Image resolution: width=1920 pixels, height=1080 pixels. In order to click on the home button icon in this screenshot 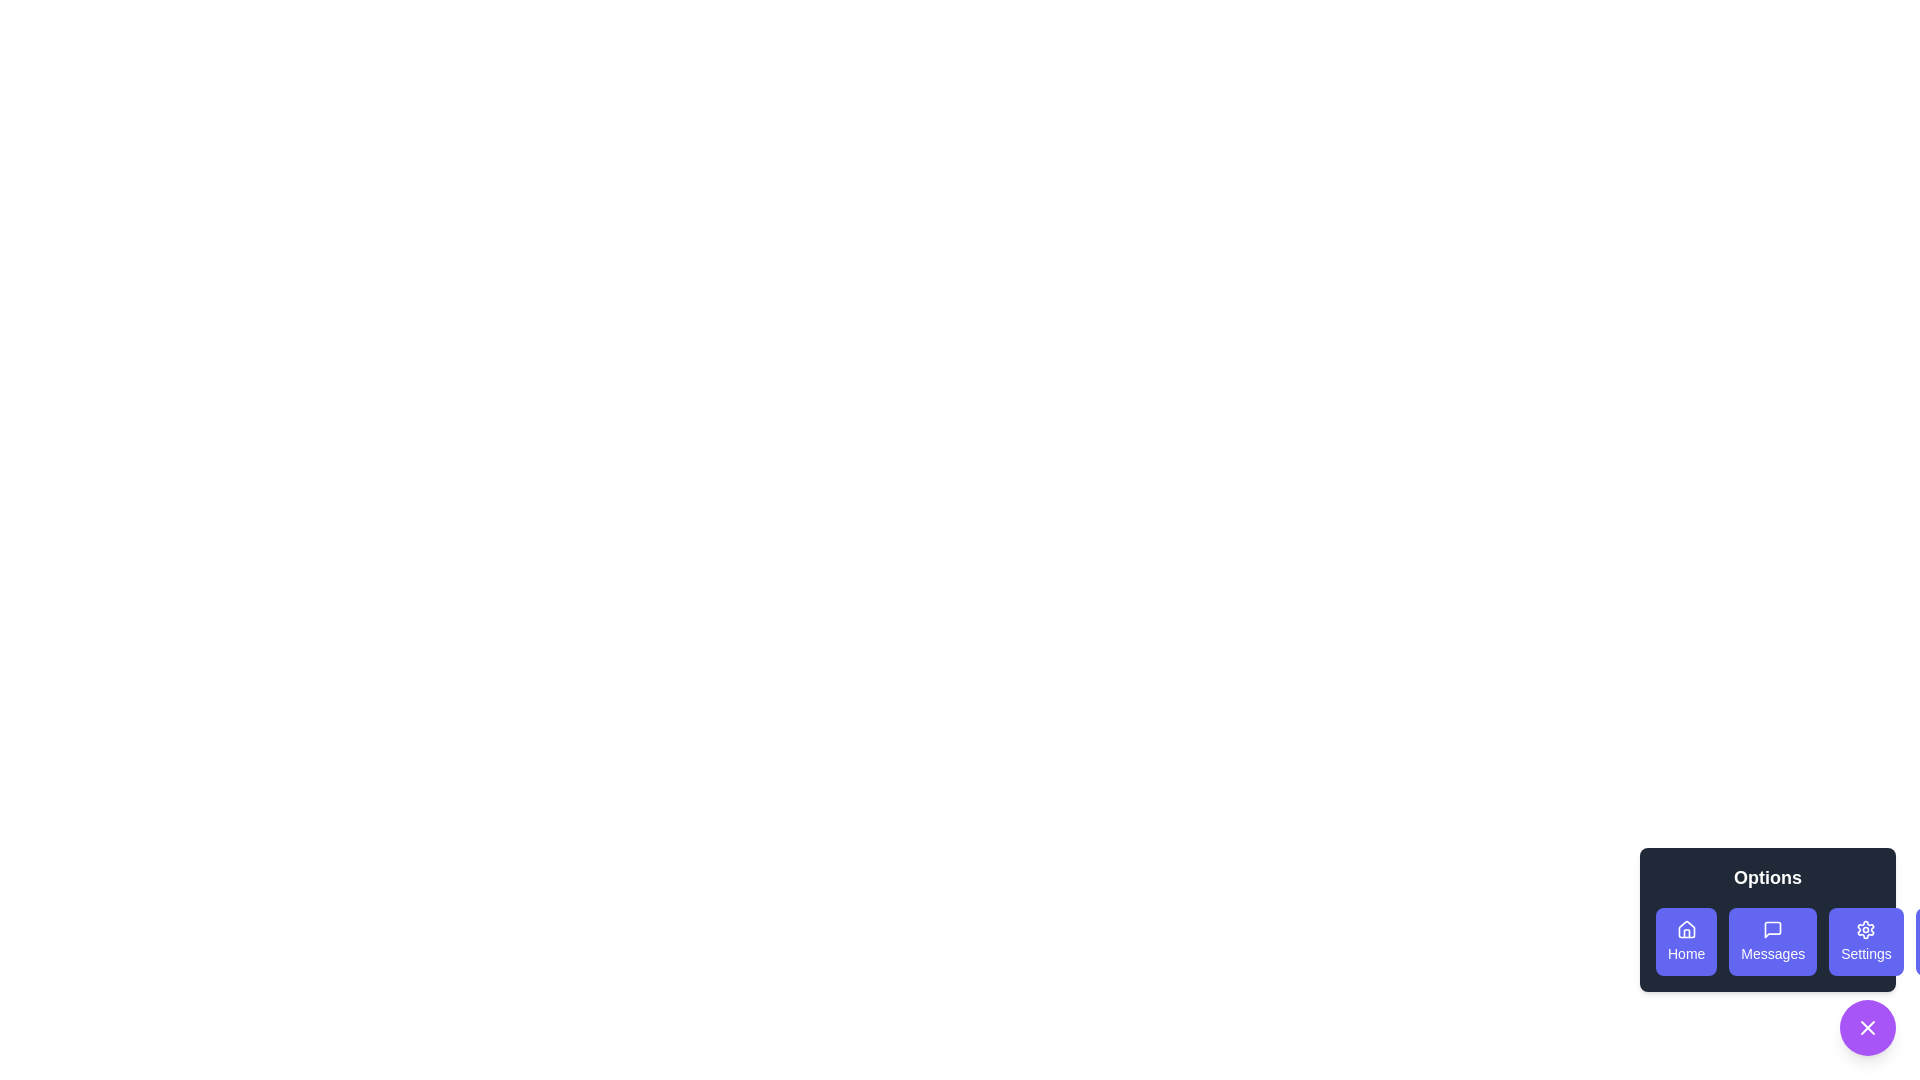, I will do `click(1685, 929)`.